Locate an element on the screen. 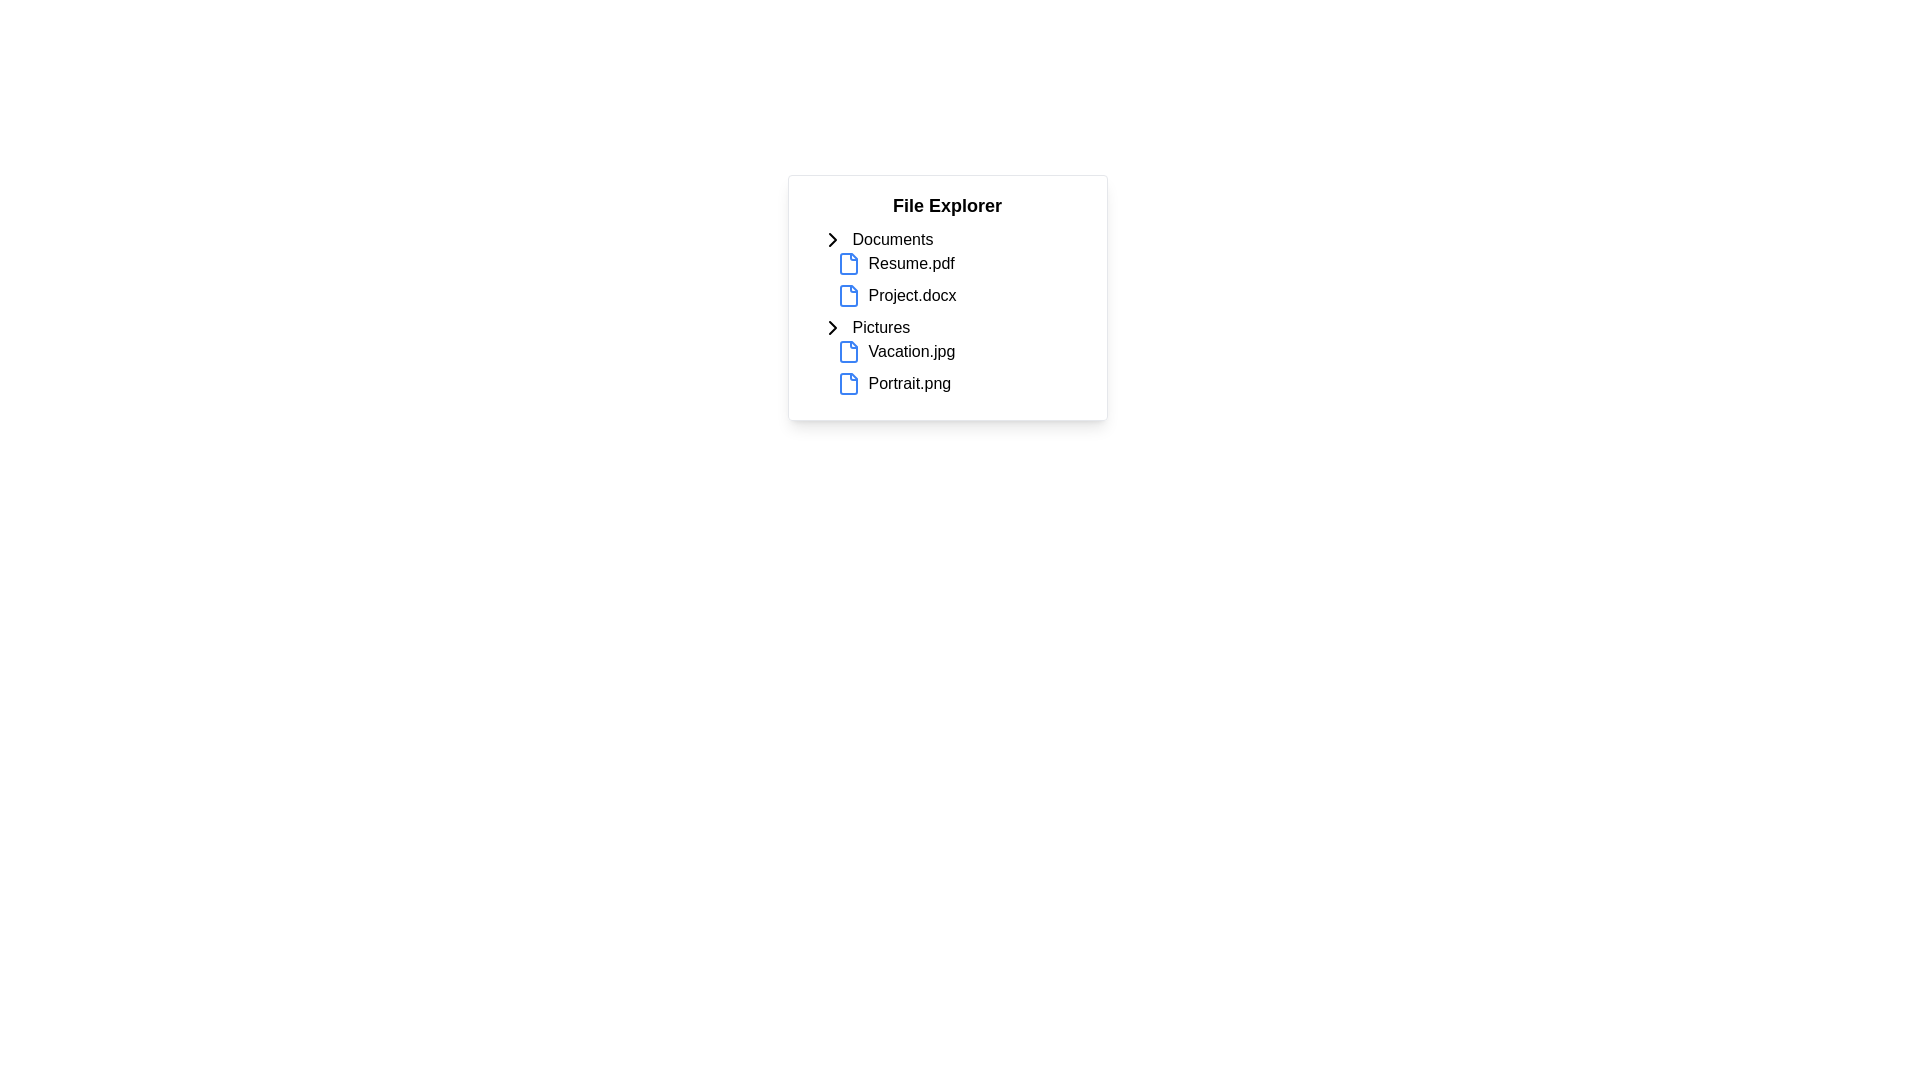 This screenshot has height=1080, width=1920. the main body of the file icon that resembles a document, located in the 'Documents' section beside 'Project.docx' is located at coordinates (848, 296).